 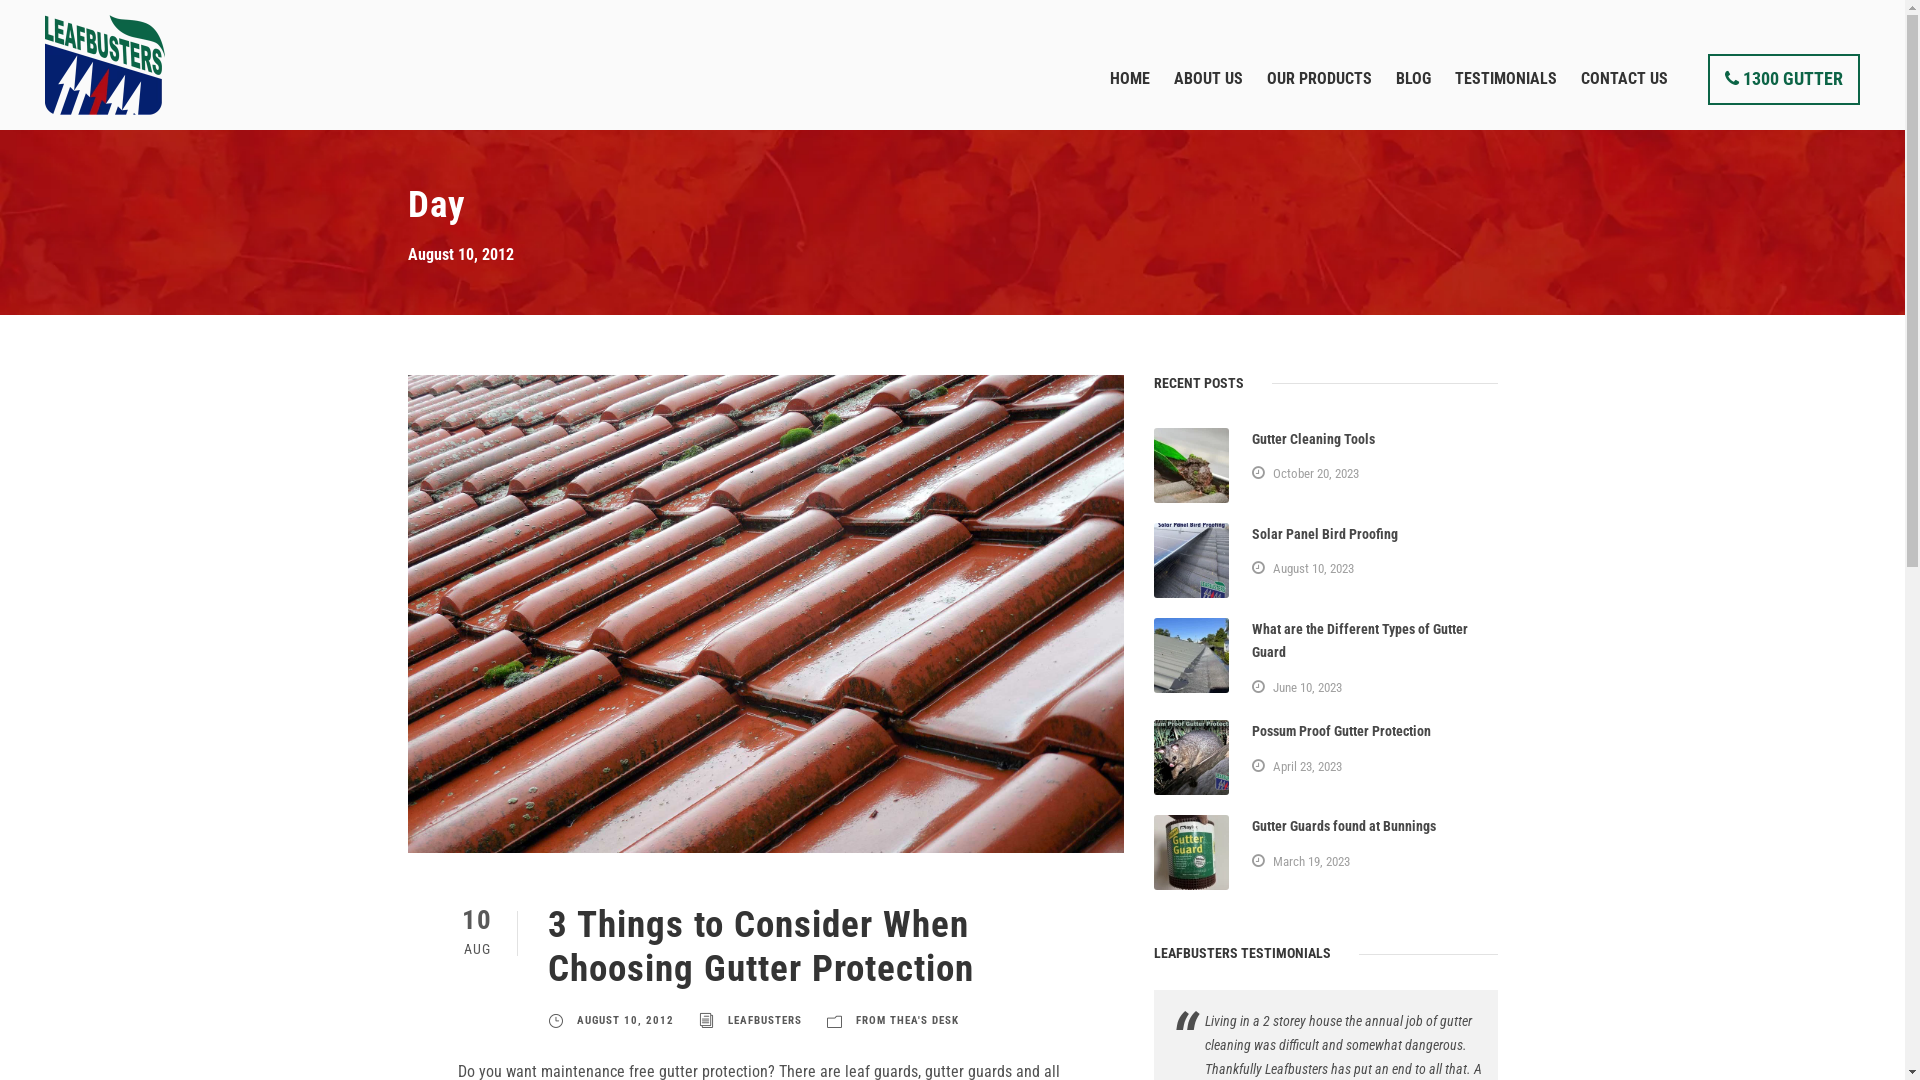 I want to click on 'Possum Proof Gutter Protection', so click(x=1251, y=731).